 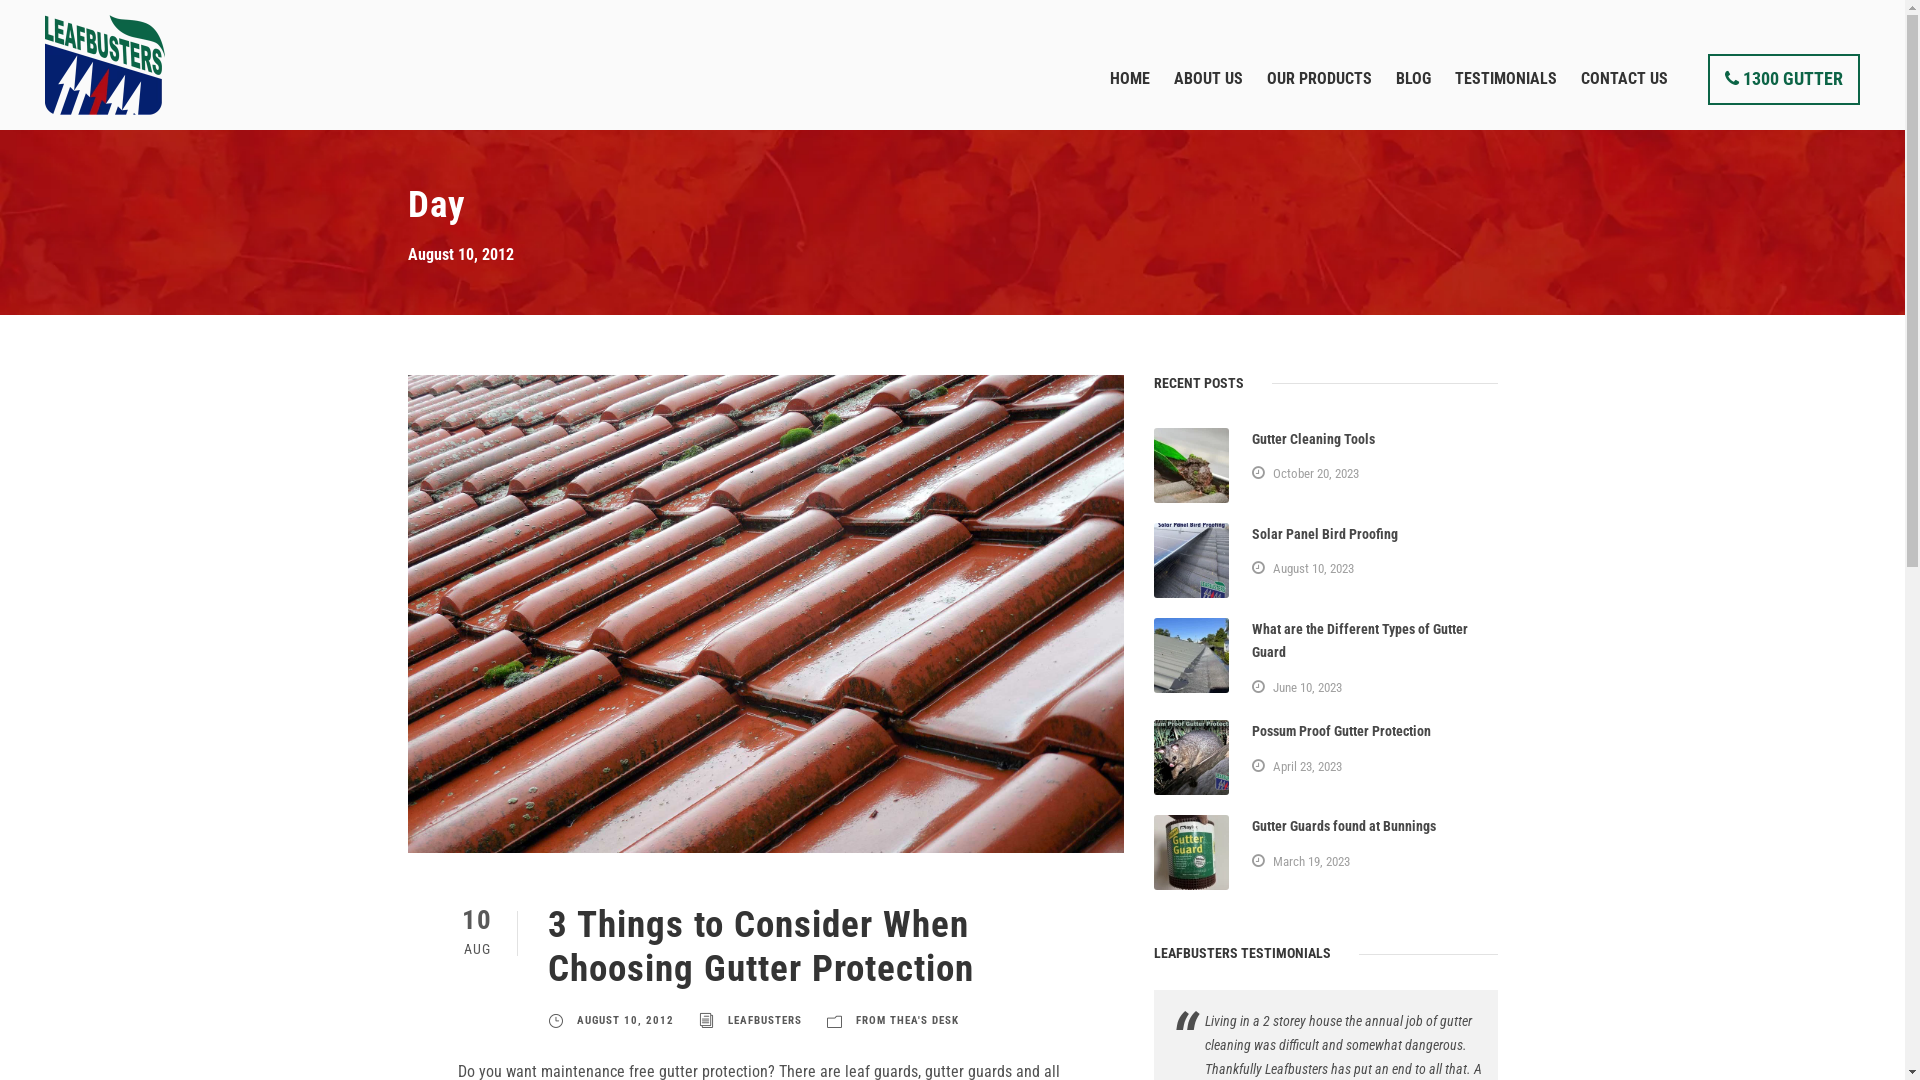 I want to click on 'Possum Proof Gutter Protection', so click(x=1251, y=731).